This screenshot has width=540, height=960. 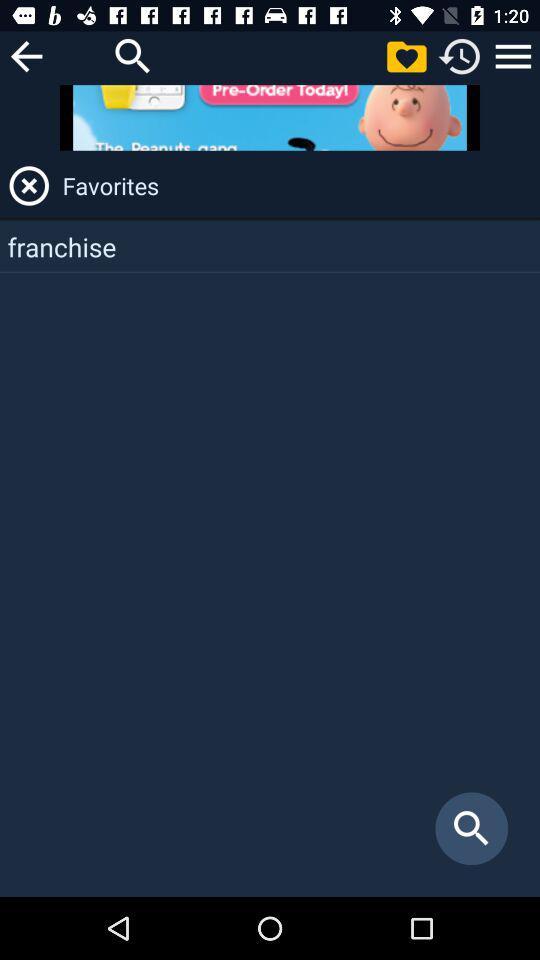 What do you see at coordinates (270, 245) in the screenshot?
I see `franchise app` at bounding box center [270, 245].